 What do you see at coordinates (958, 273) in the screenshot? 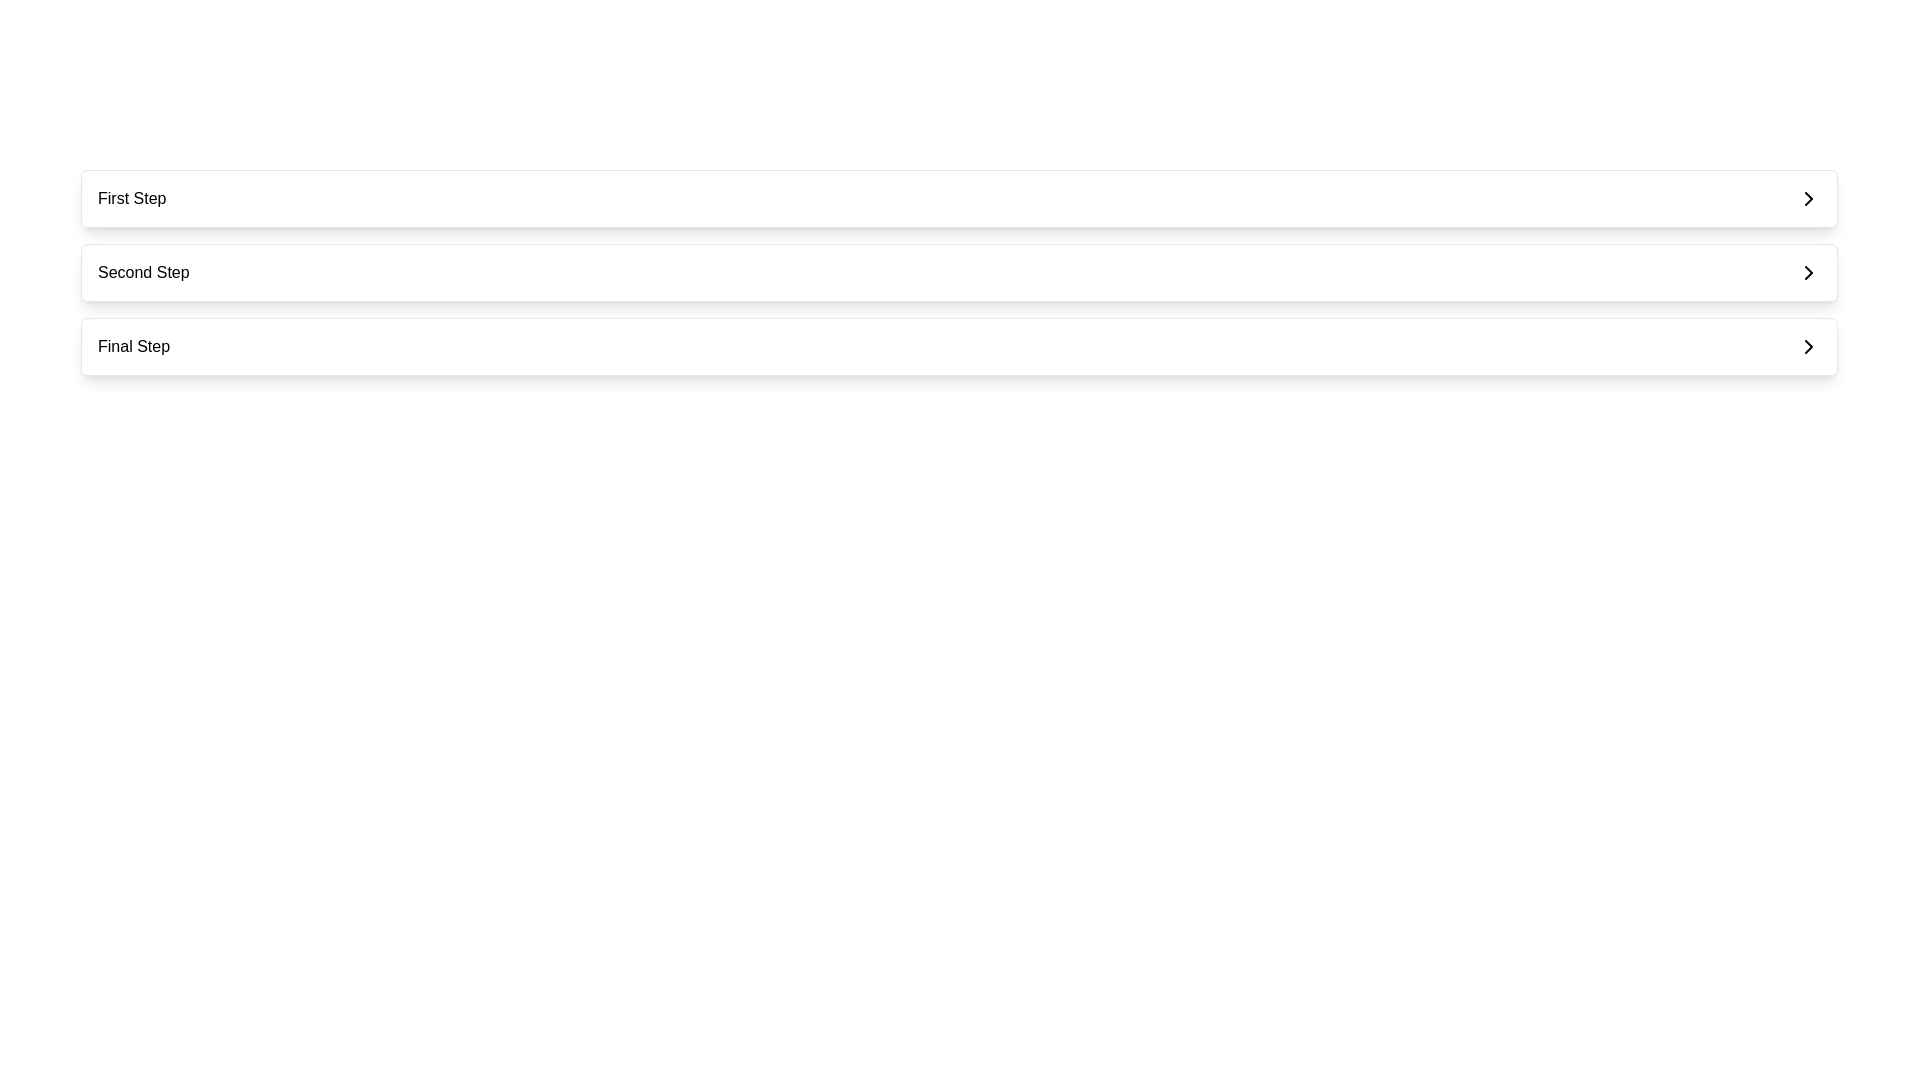
I see `the second item in the vertical list, which represents a navigational step` at bounding box center [958, 273].